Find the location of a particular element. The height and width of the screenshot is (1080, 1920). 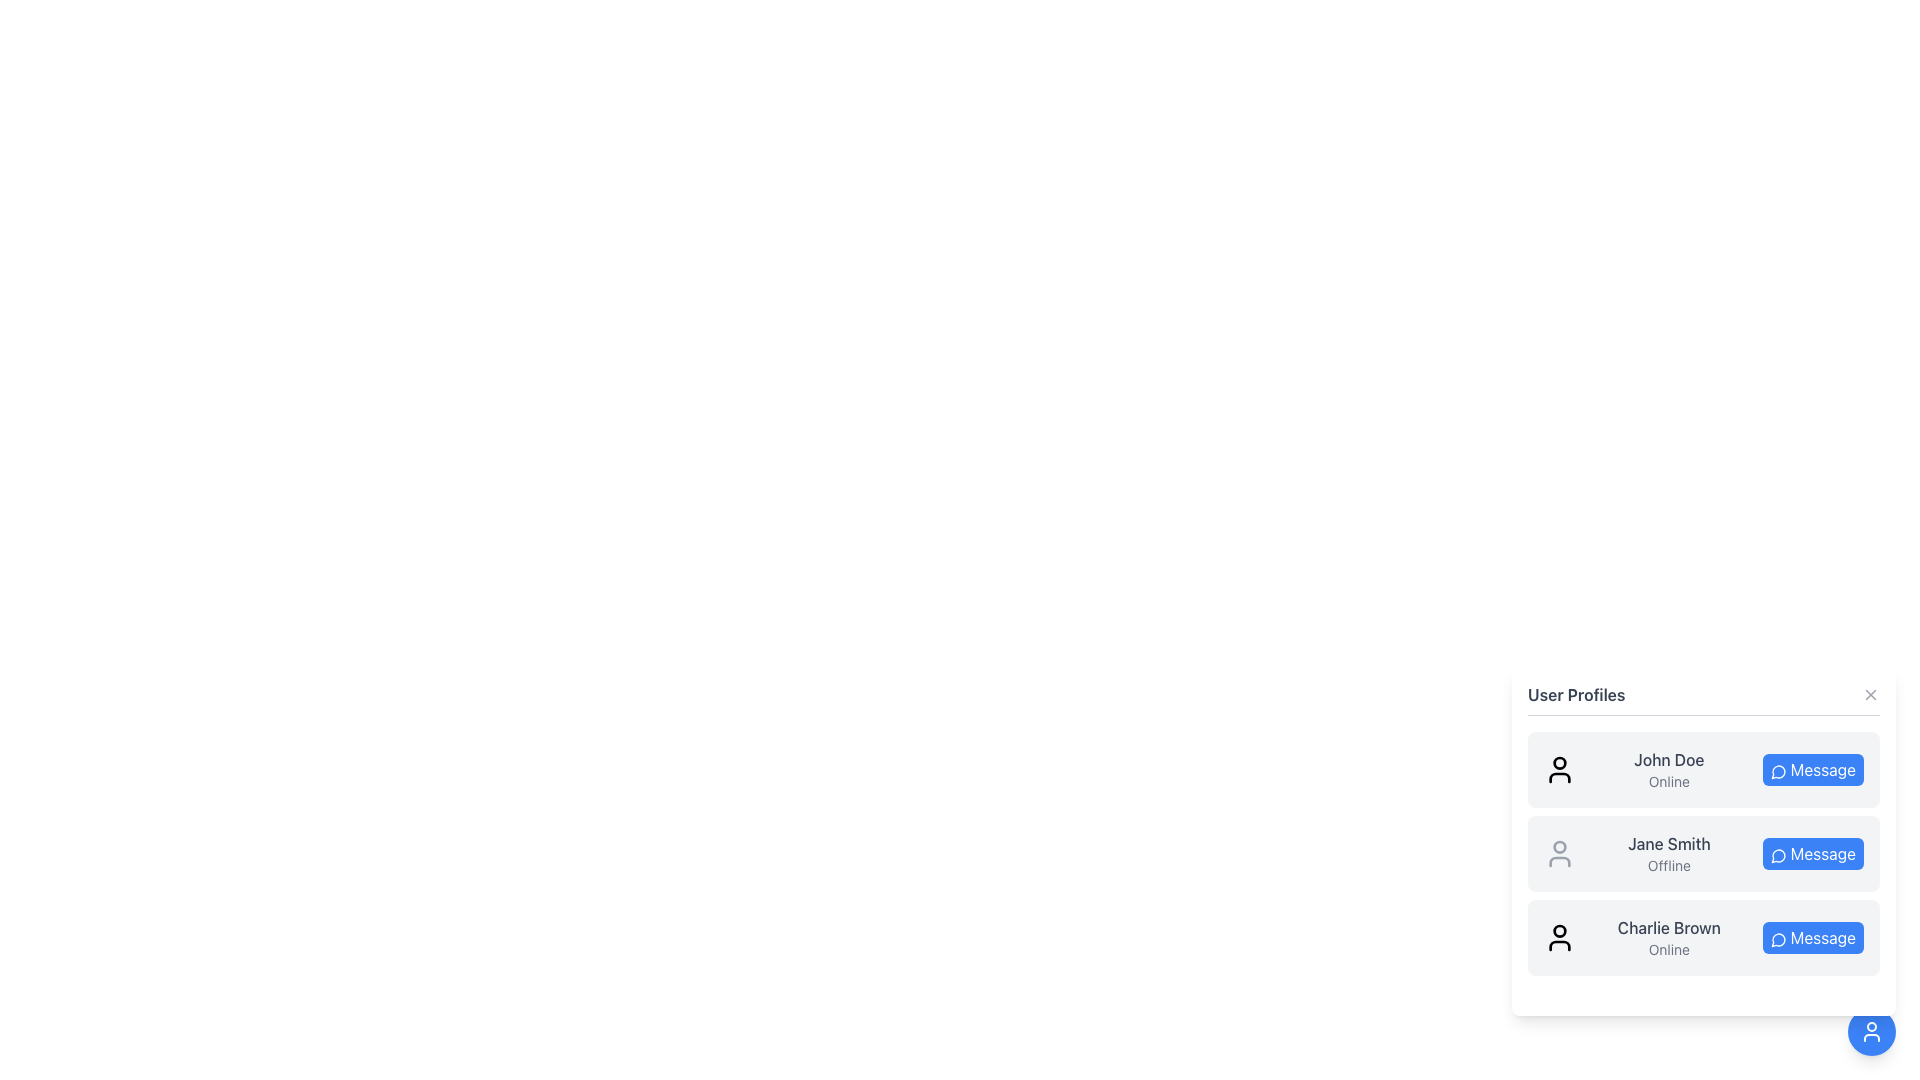

the textual content of the Profile entry item for 'John Doe' which is part of the 'User Profiles' section is located at coordinates (1703, 769).